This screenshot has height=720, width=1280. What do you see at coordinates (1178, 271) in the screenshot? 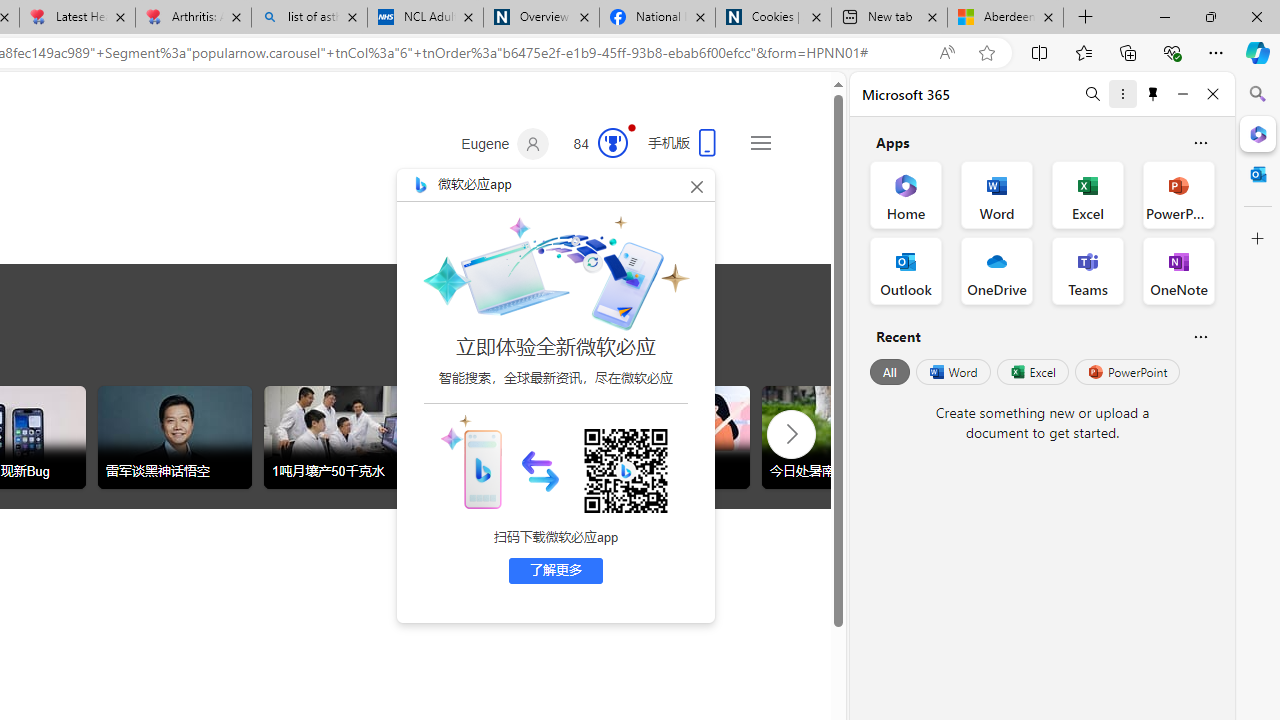
I see `'OneNote Office App'` at bounding box center [1178, 271].